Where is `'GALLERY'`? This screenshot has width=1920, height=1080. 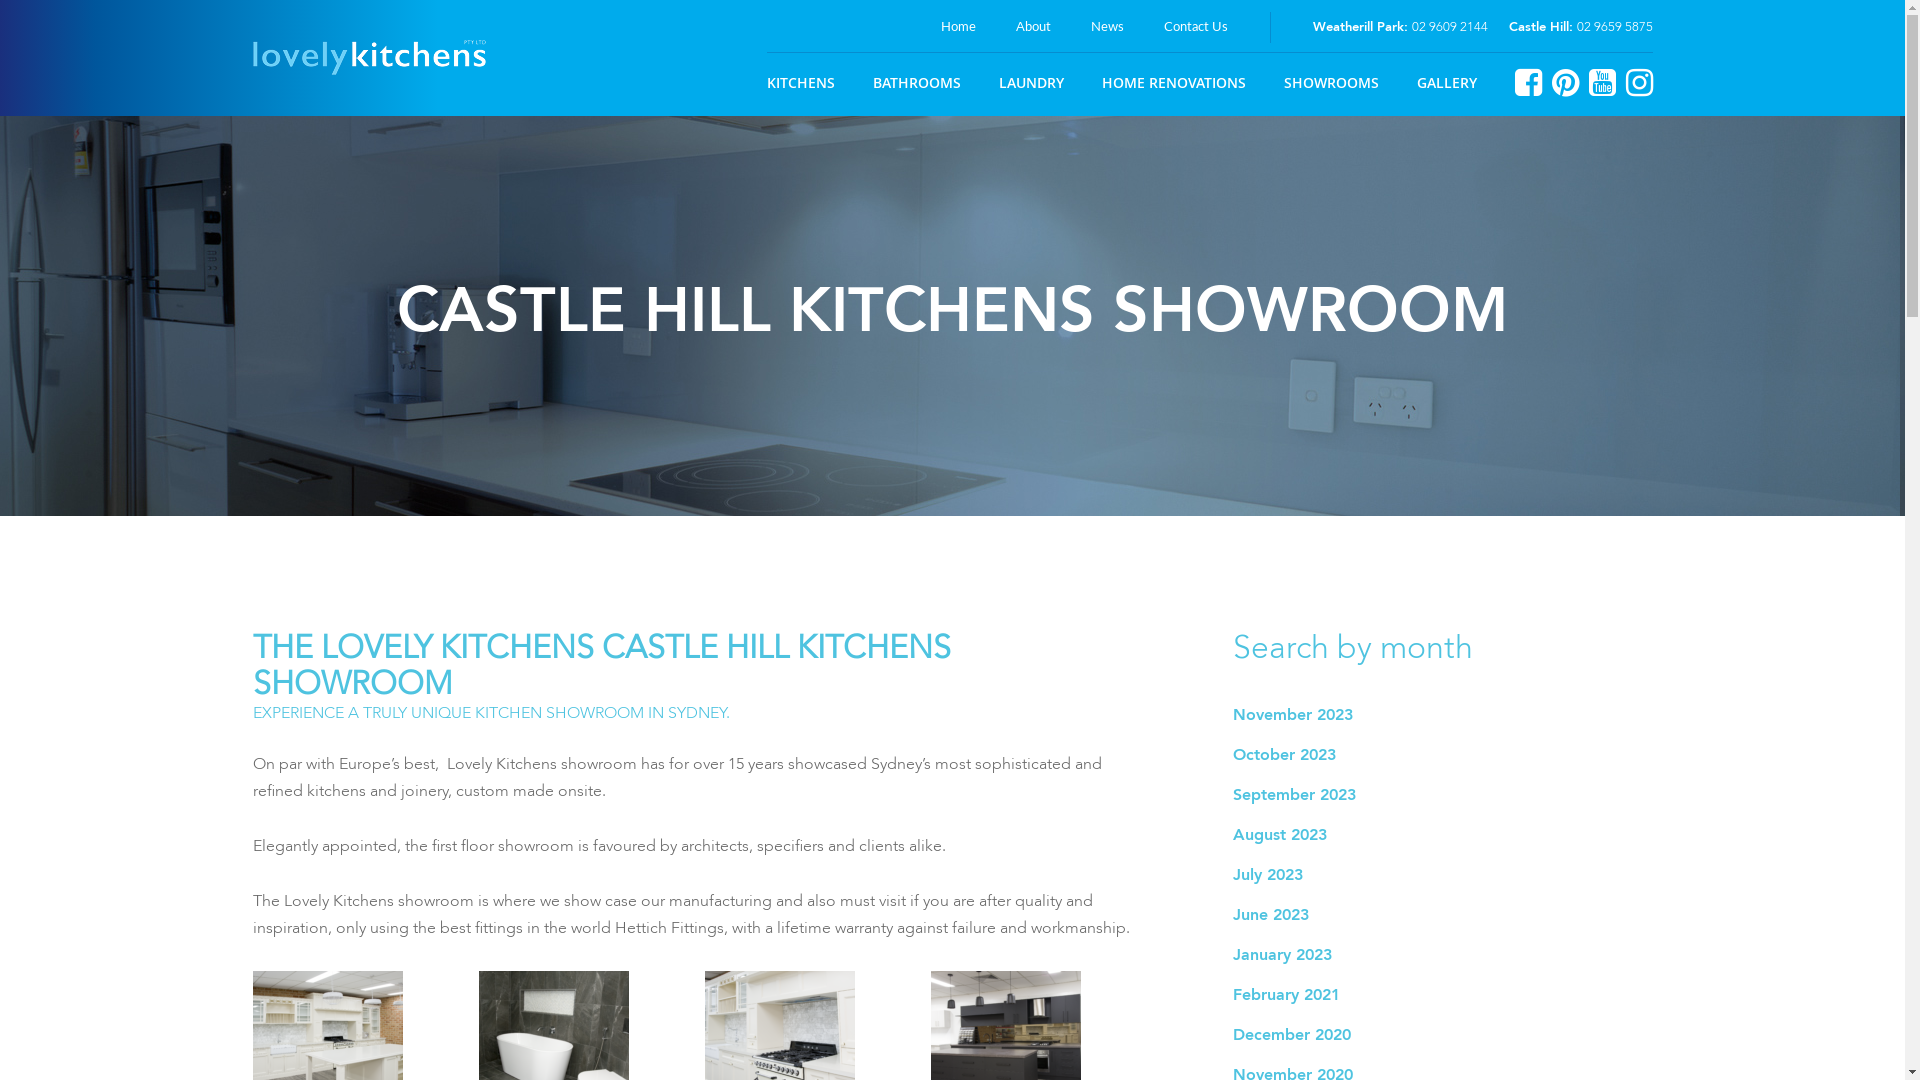 'GALLERY' is located at coordinates (1445, 81).